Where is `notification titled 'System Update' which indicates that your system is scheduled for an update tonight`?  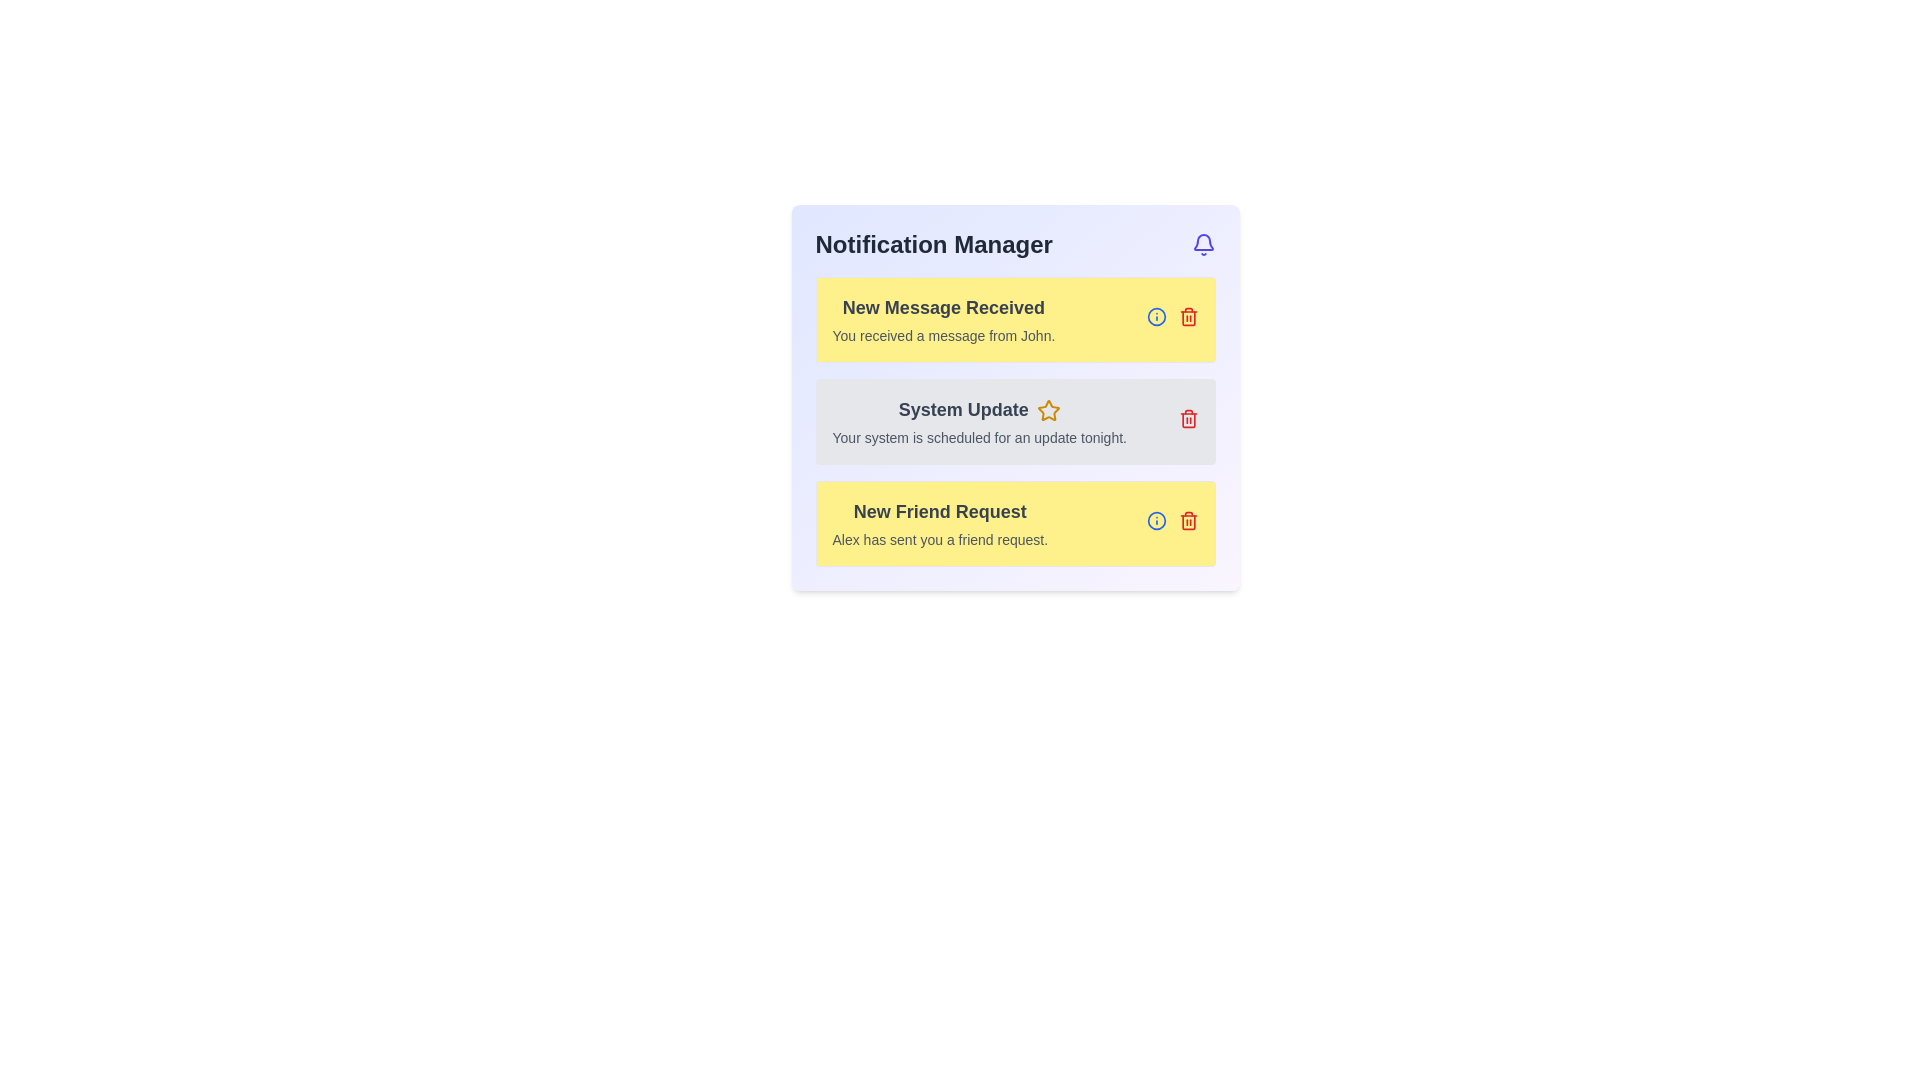
notification titled 'System Update' which indicates that your system is scheduled for an update tonight is located at coordinates (1015, 420).